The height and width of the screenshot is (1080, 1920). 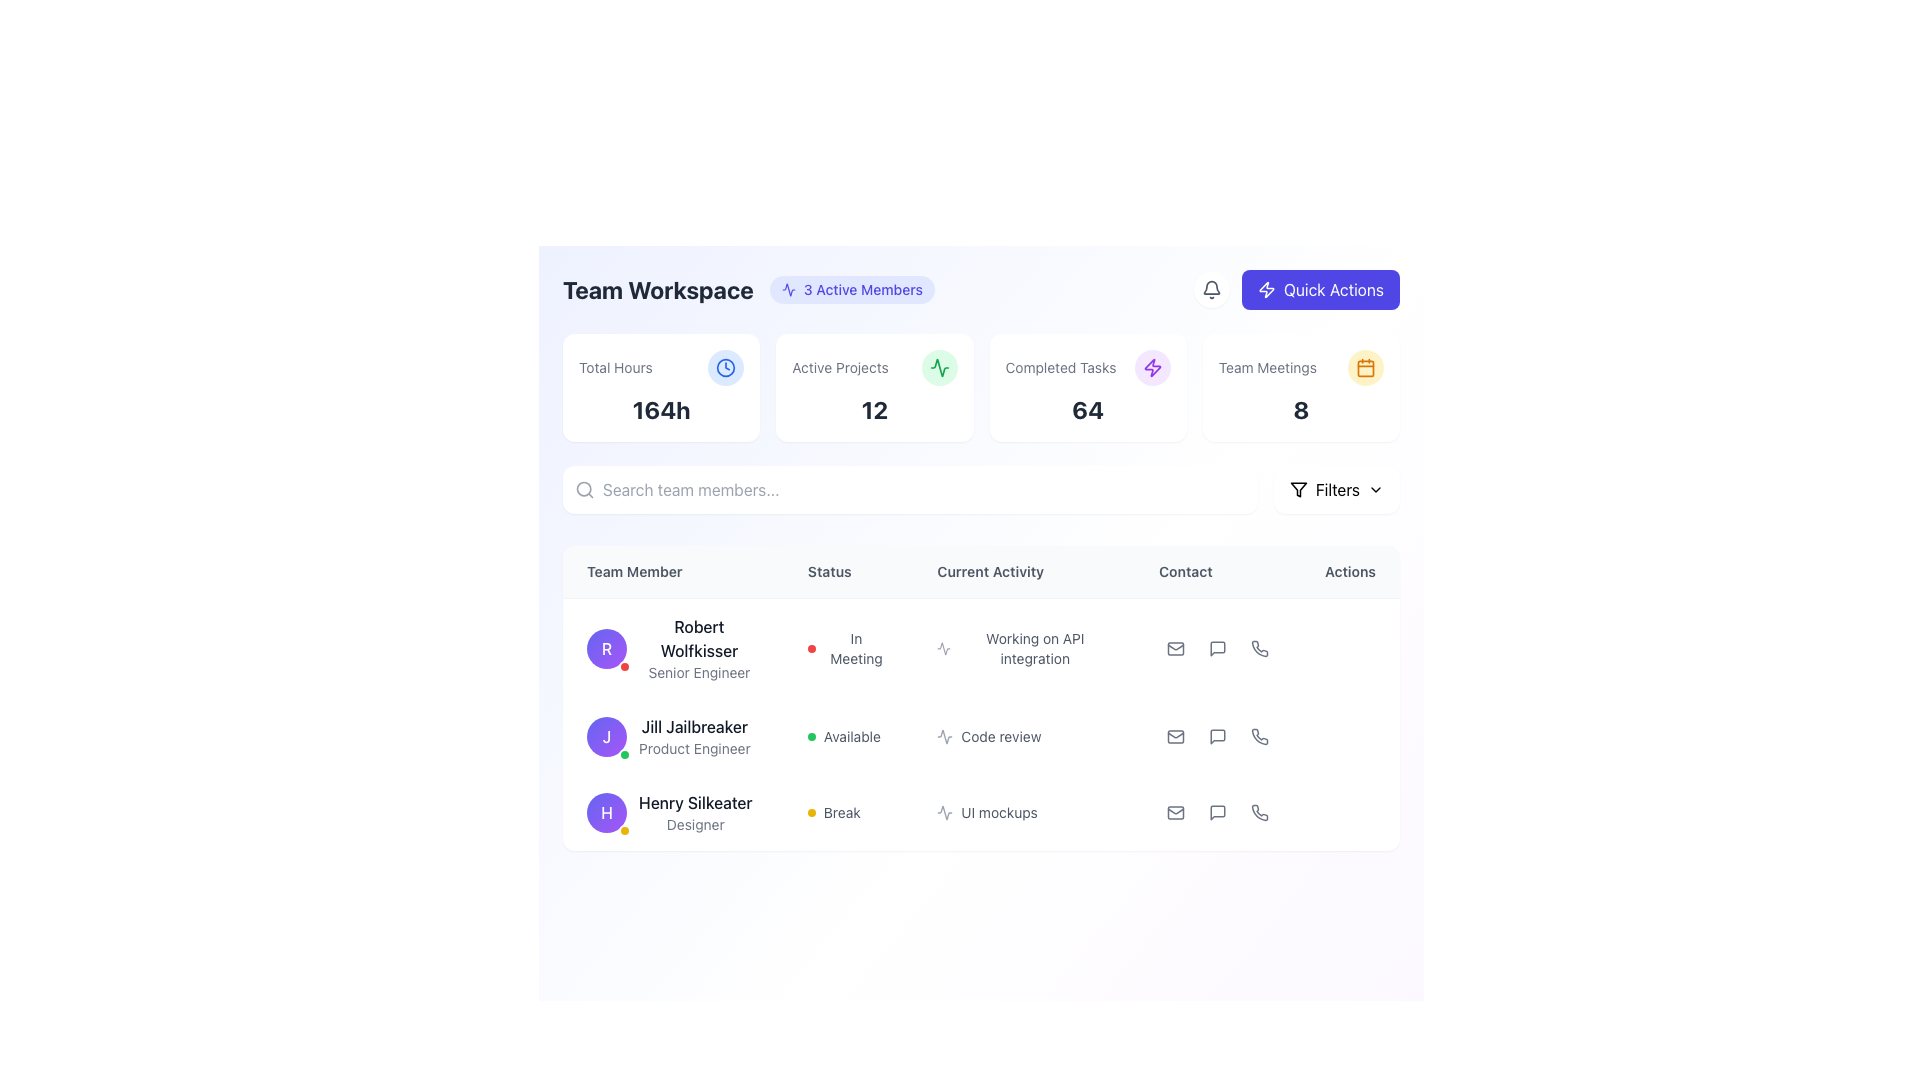 What do you see at coordinates (1217, 813) in the screenshot?
I see `the chat bubble icon button in the 'Actions' column for 'Henry Silkeater' in the 'Team Members' table` at bounding box center [1217, 813].